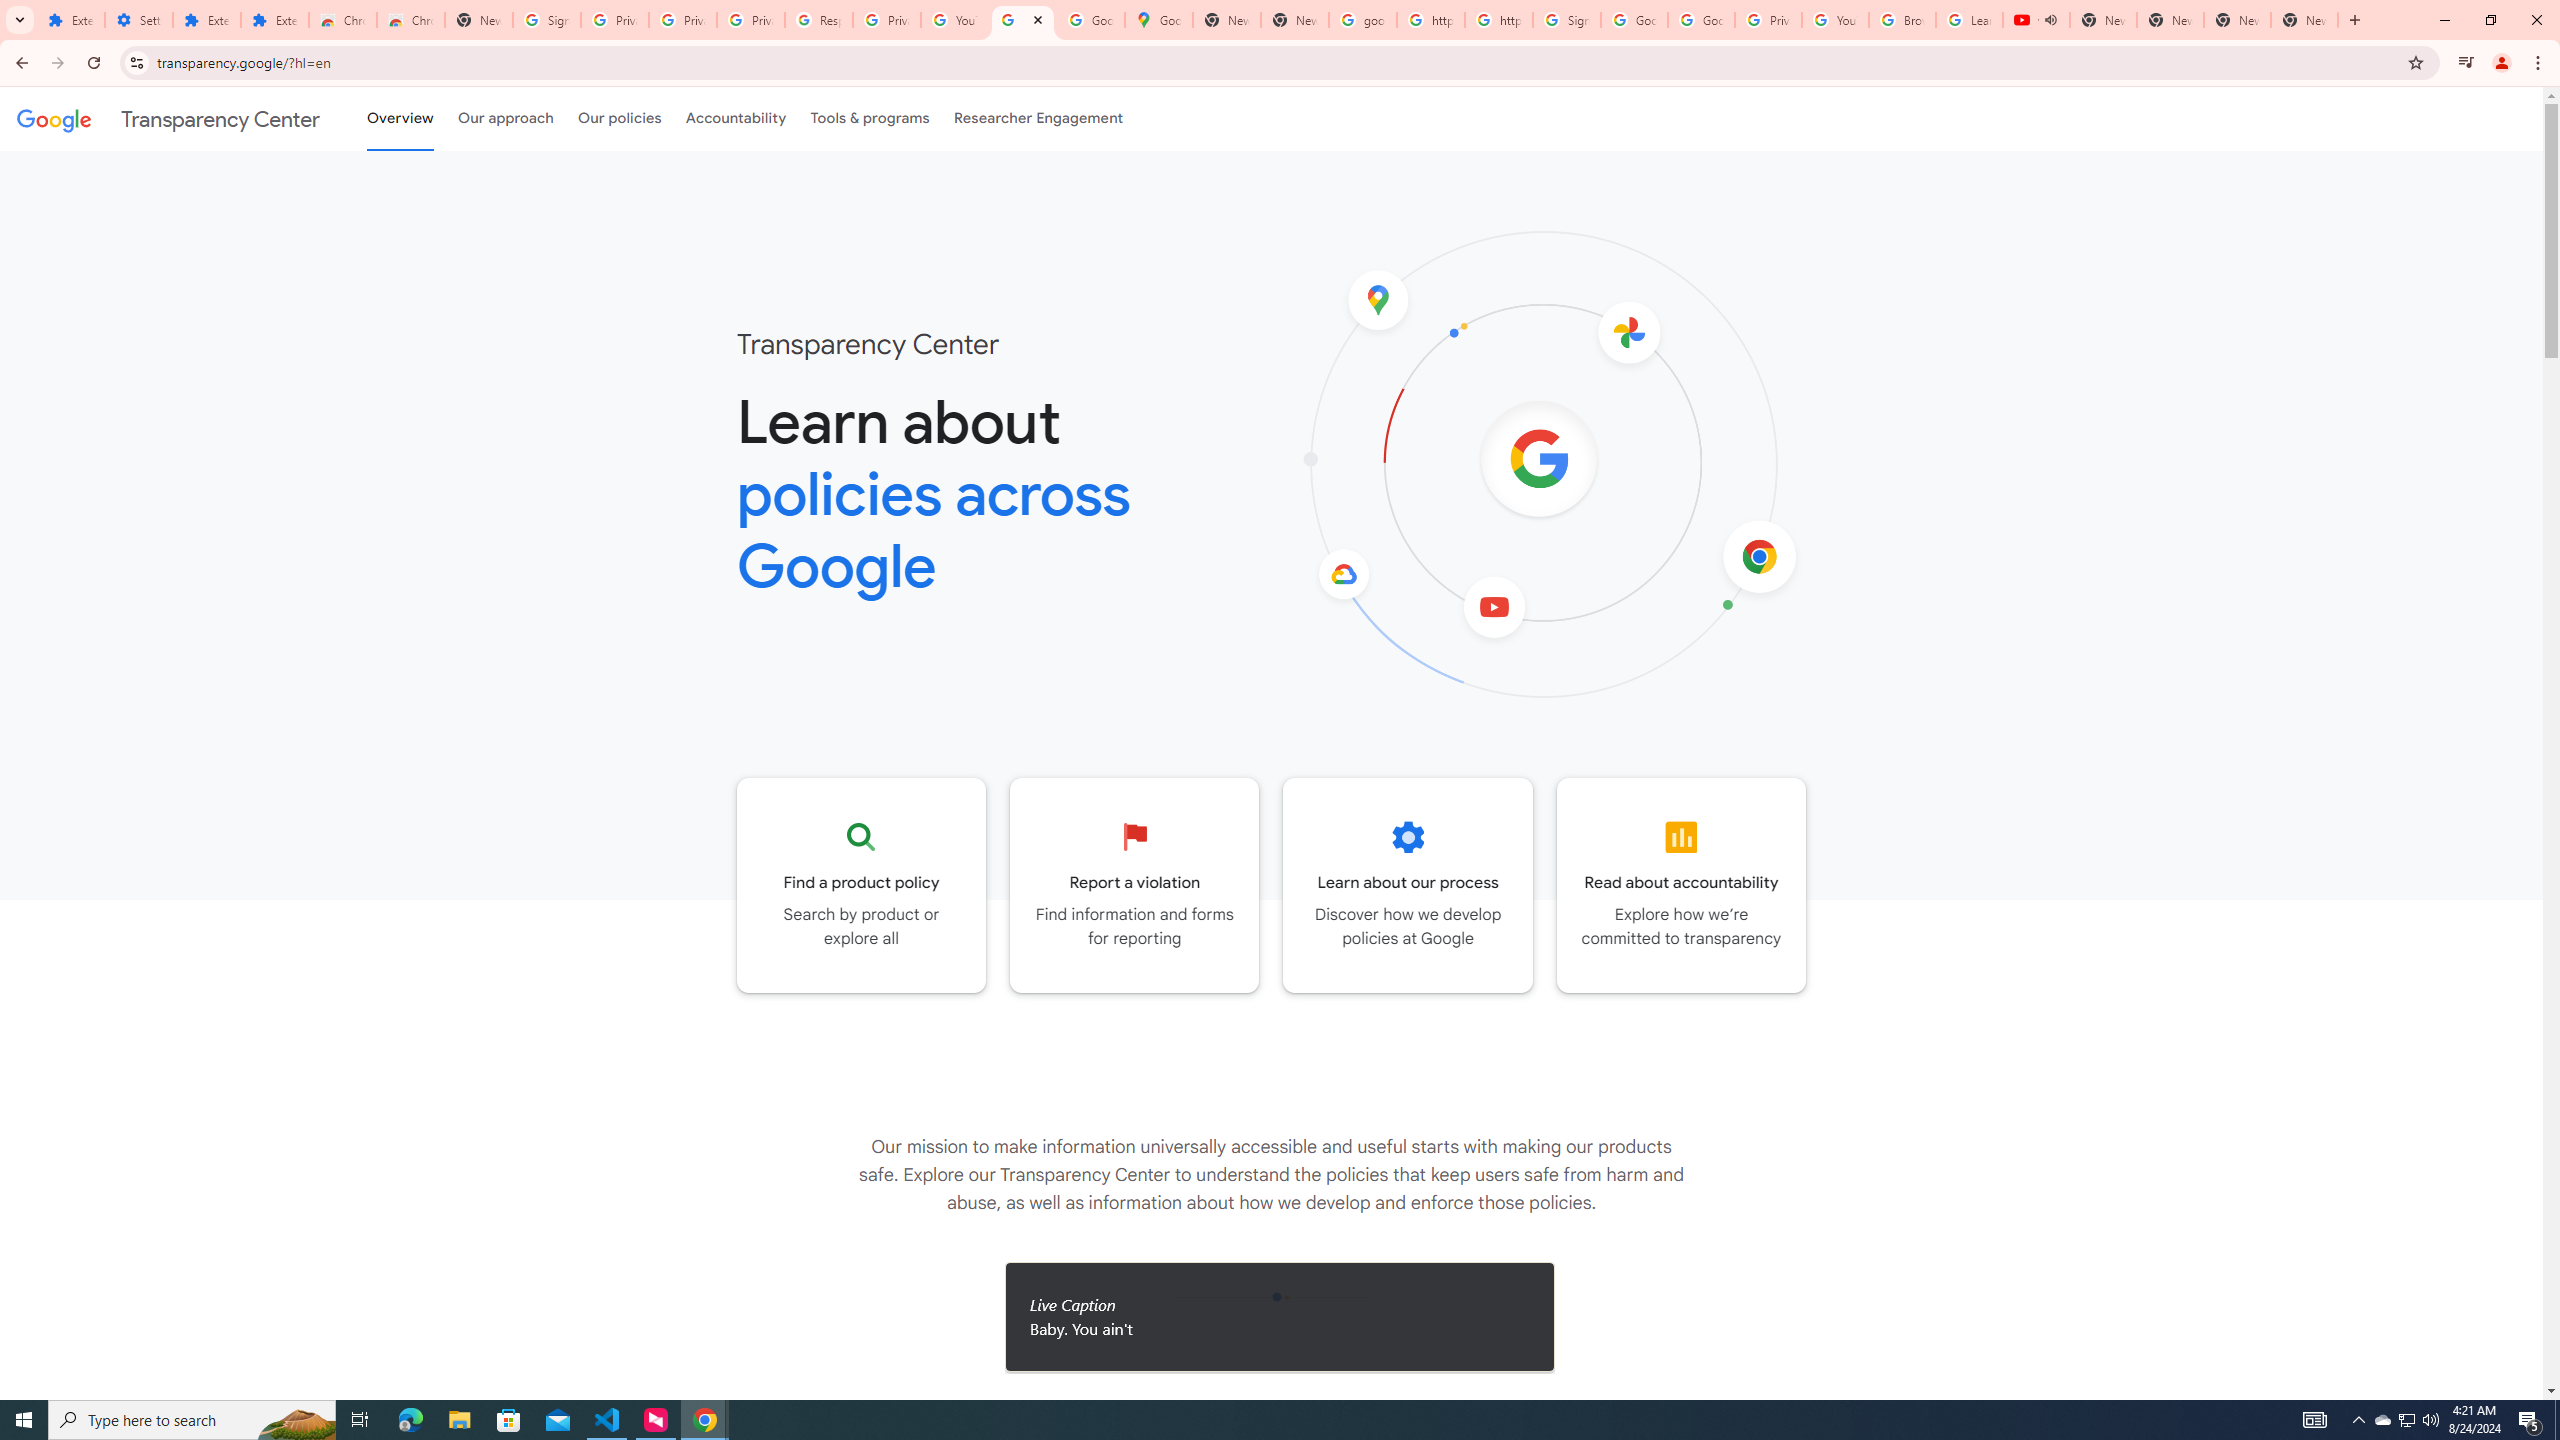 The width and height of the screenshot is (2560, 1440). Describe the element at coordinates (409, 19) in the screenshot. I see `'Chrome Web Store - Themes'` at that location.